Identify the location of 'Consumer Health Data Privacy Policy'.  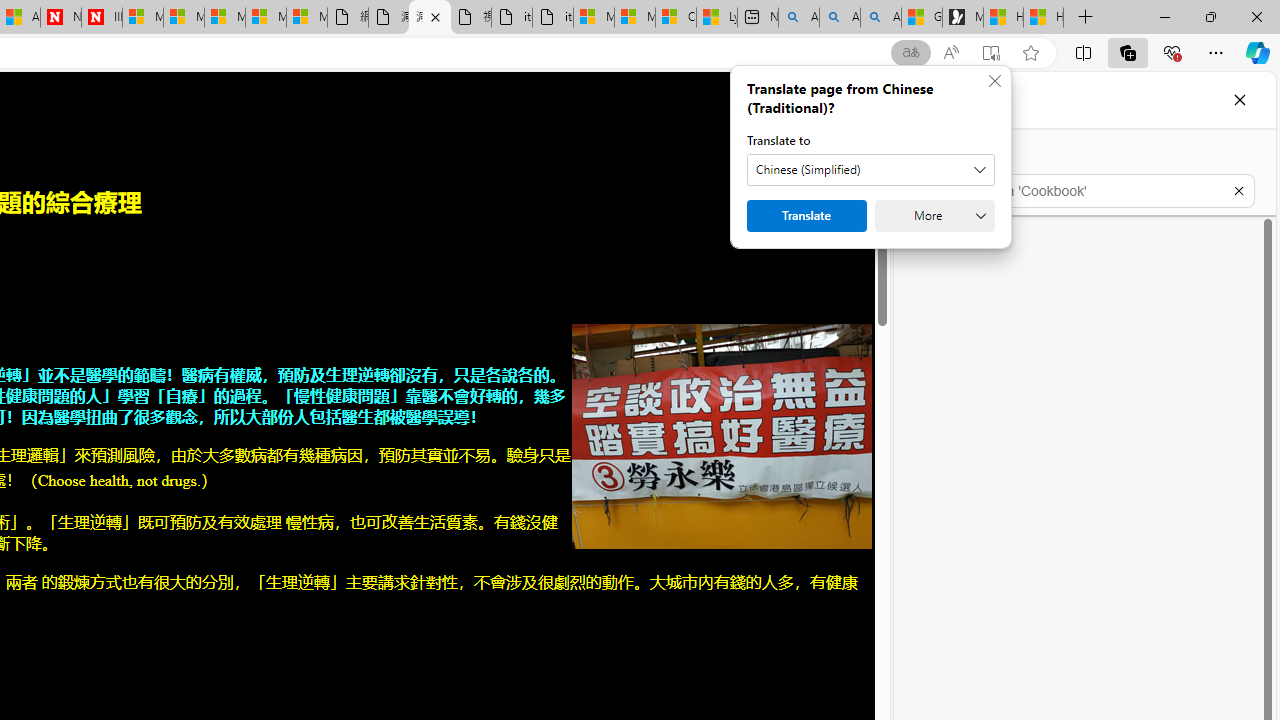
(675, 17).